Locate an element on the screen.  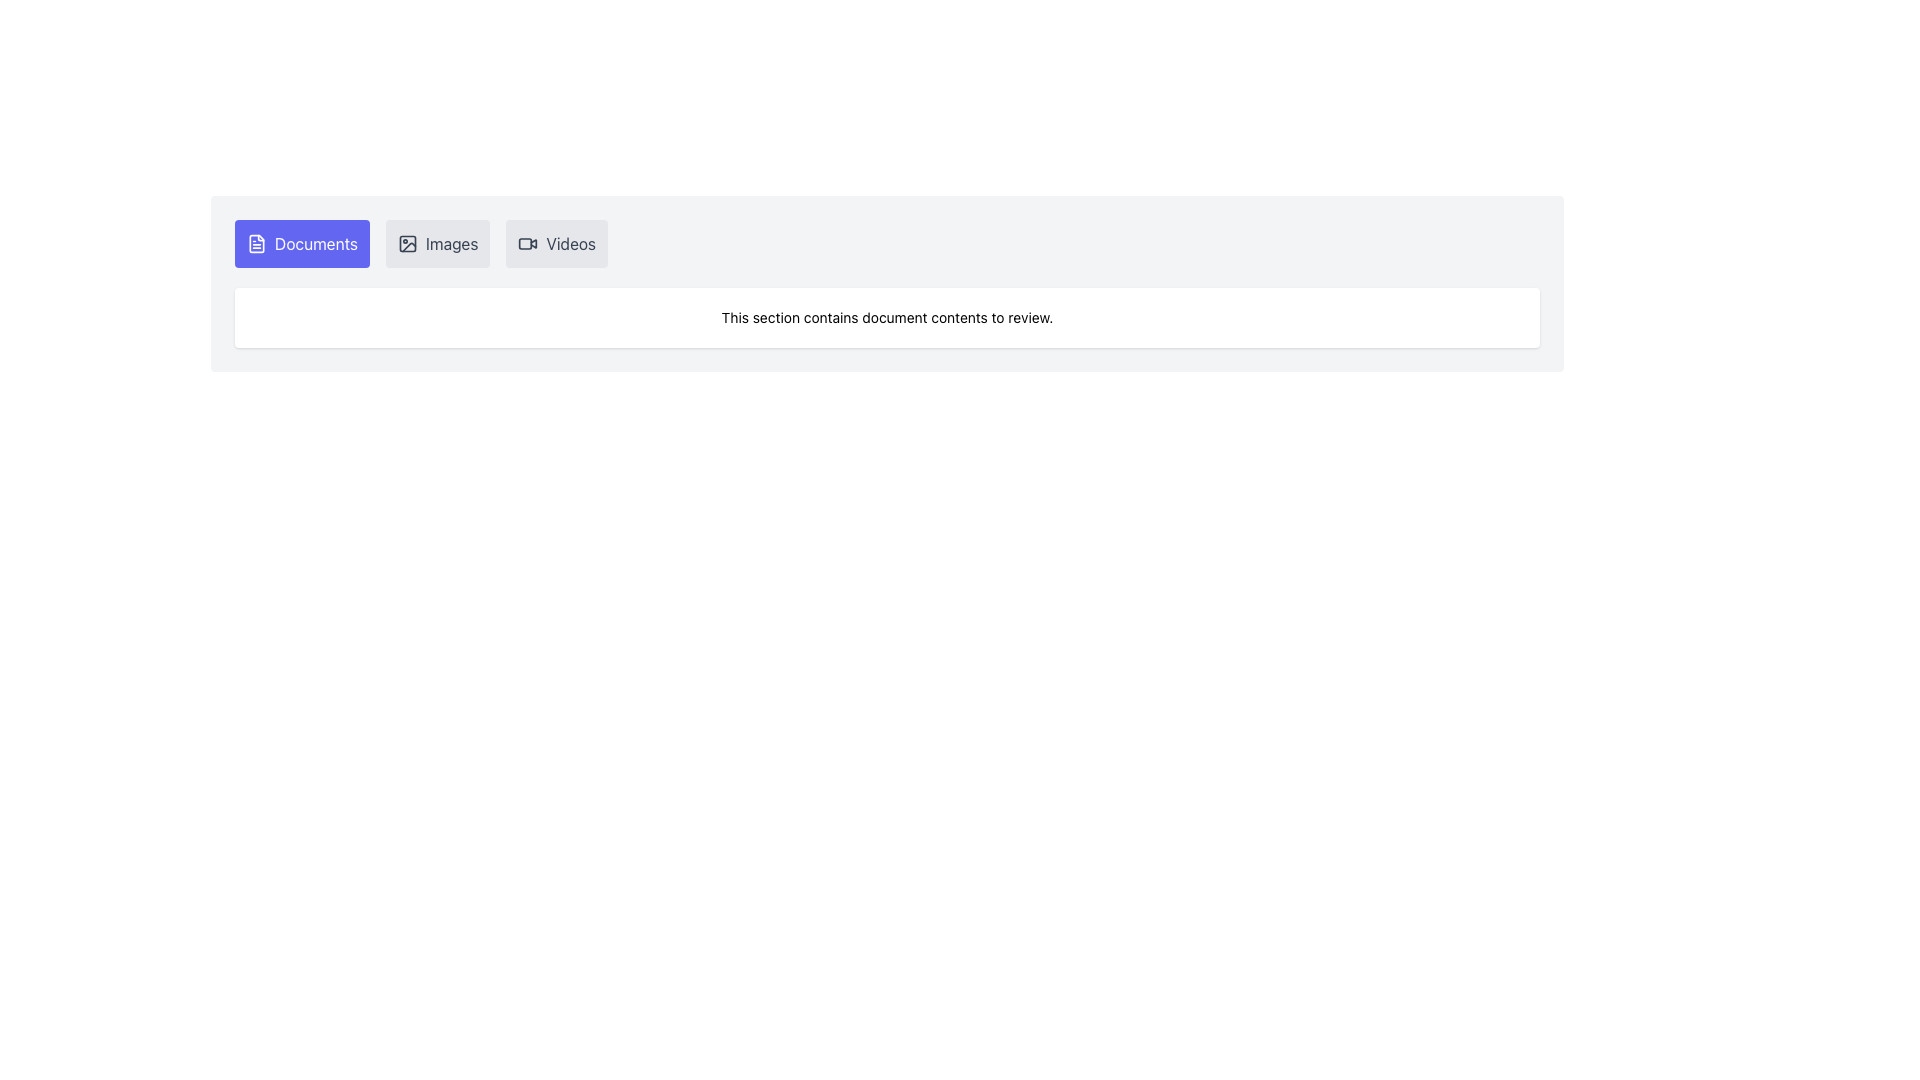
the non-interactive document icon located in the upper-left corner of the interface, which is the first icon in the 'Documents' tab group is located at coordinates (256, 242).